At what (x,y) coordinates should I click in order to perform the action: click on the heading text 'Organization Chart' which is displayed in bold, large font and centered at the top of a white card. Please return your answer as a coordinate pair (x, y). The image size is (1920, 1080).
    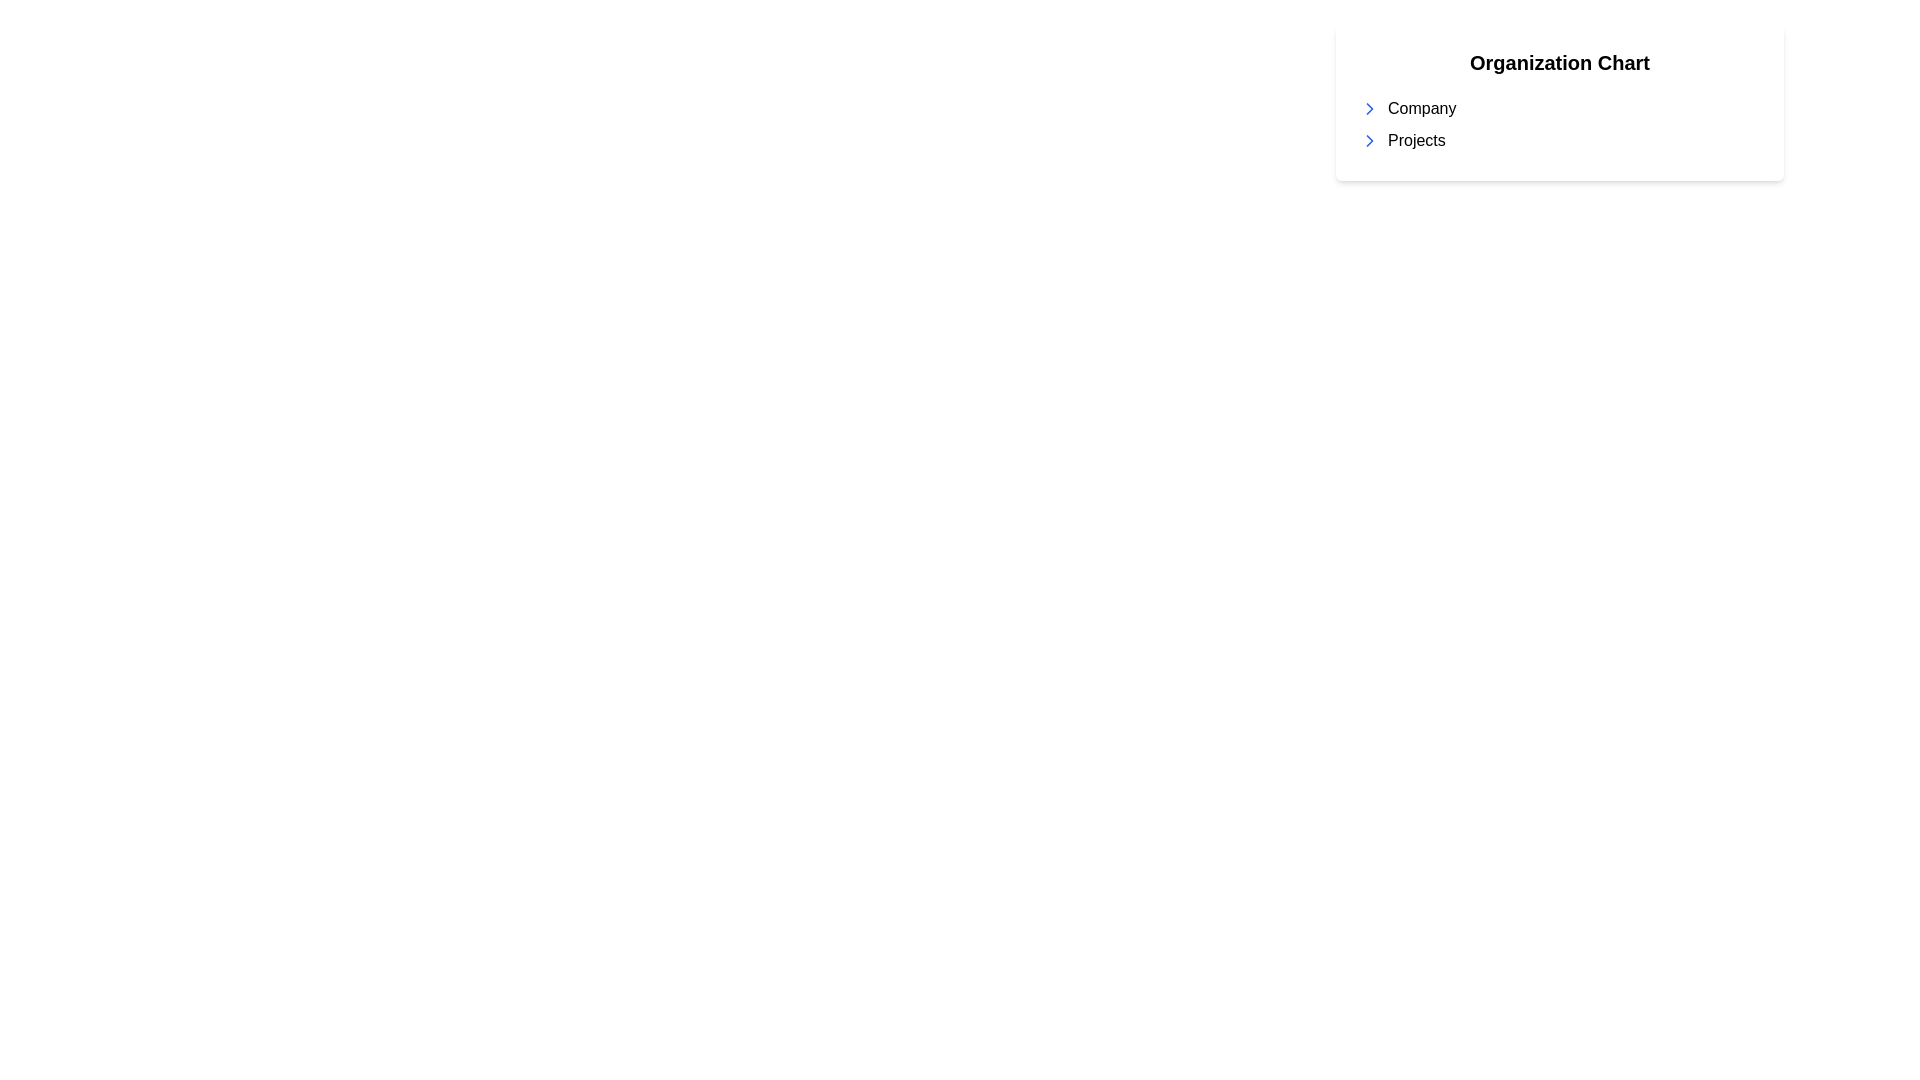
    Looking at the image, I should click on (1559, 61).